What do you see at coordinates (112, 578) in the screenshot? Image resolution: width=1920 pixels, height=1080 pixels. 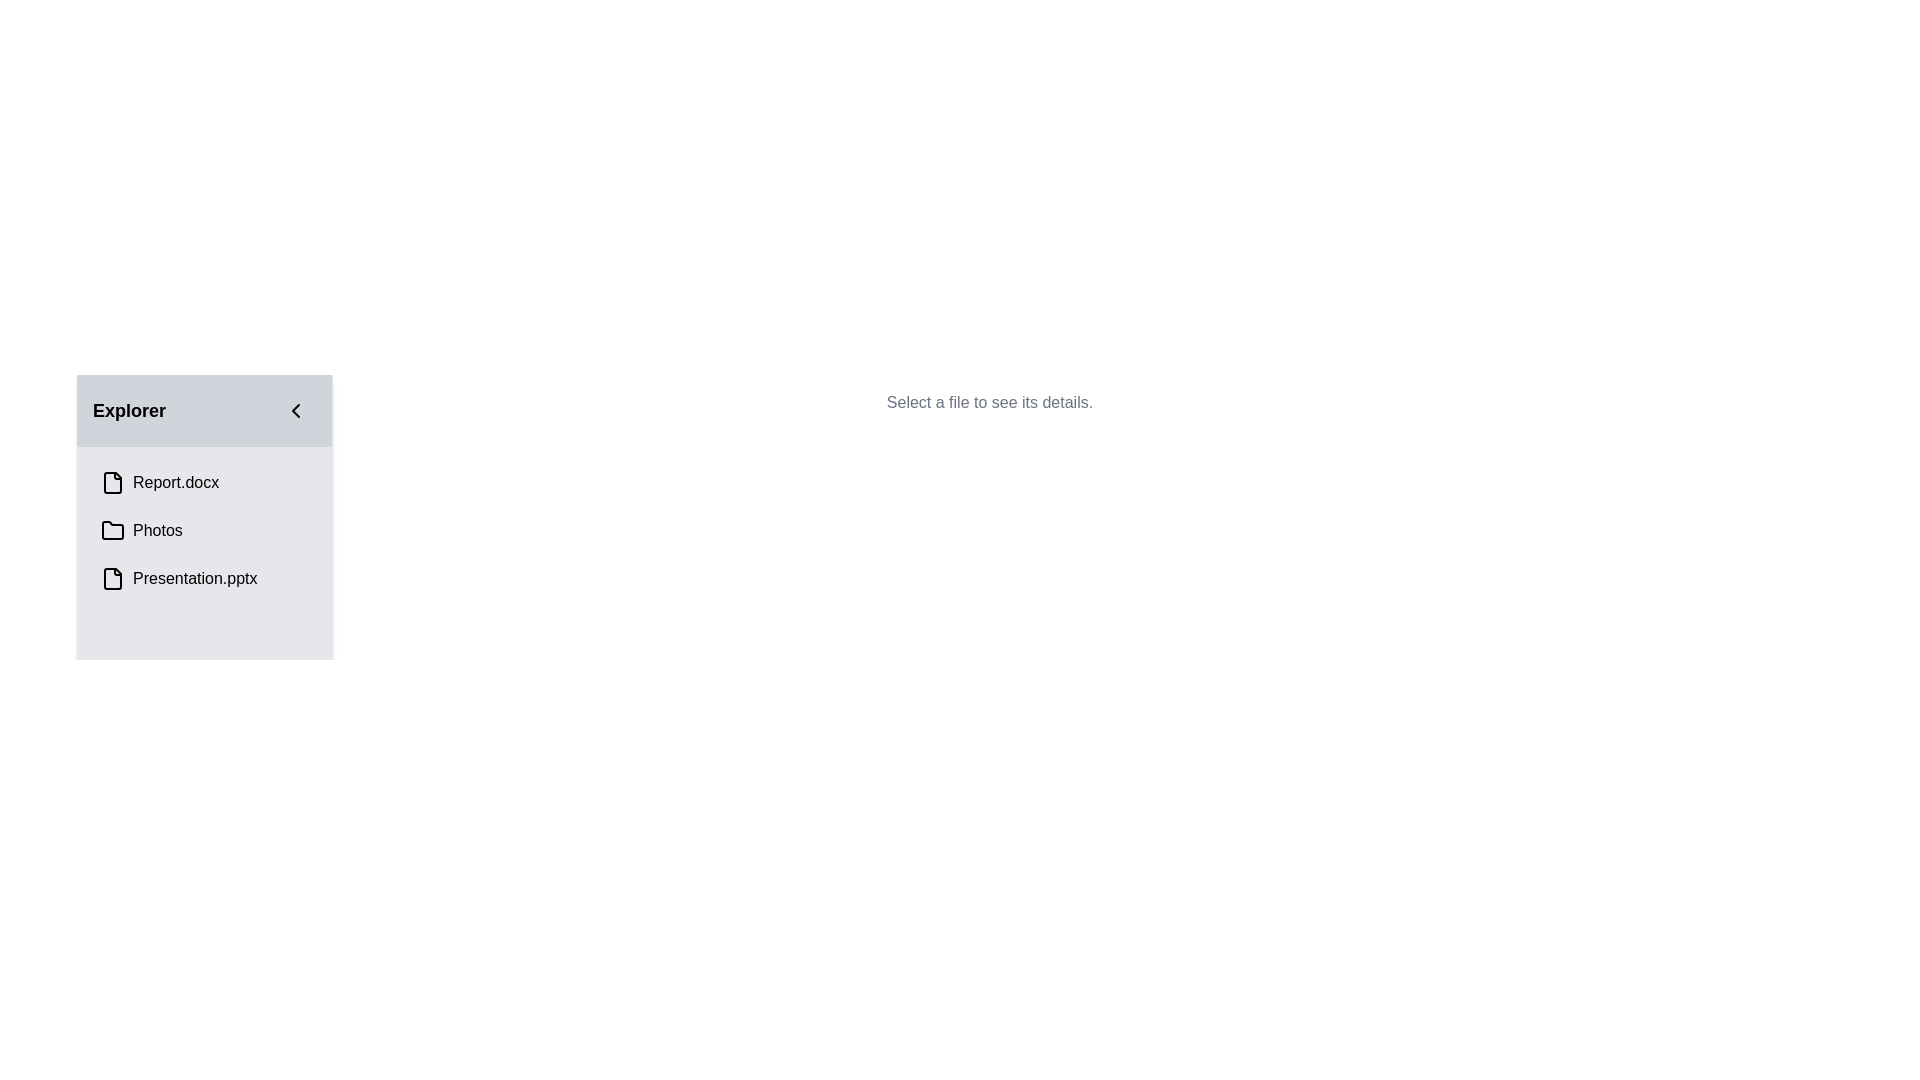 I see `the document icon located to the left of 'Presentation.pptx' in the Explorer section, which is the third item in the list` at bounding box center [112, 578].